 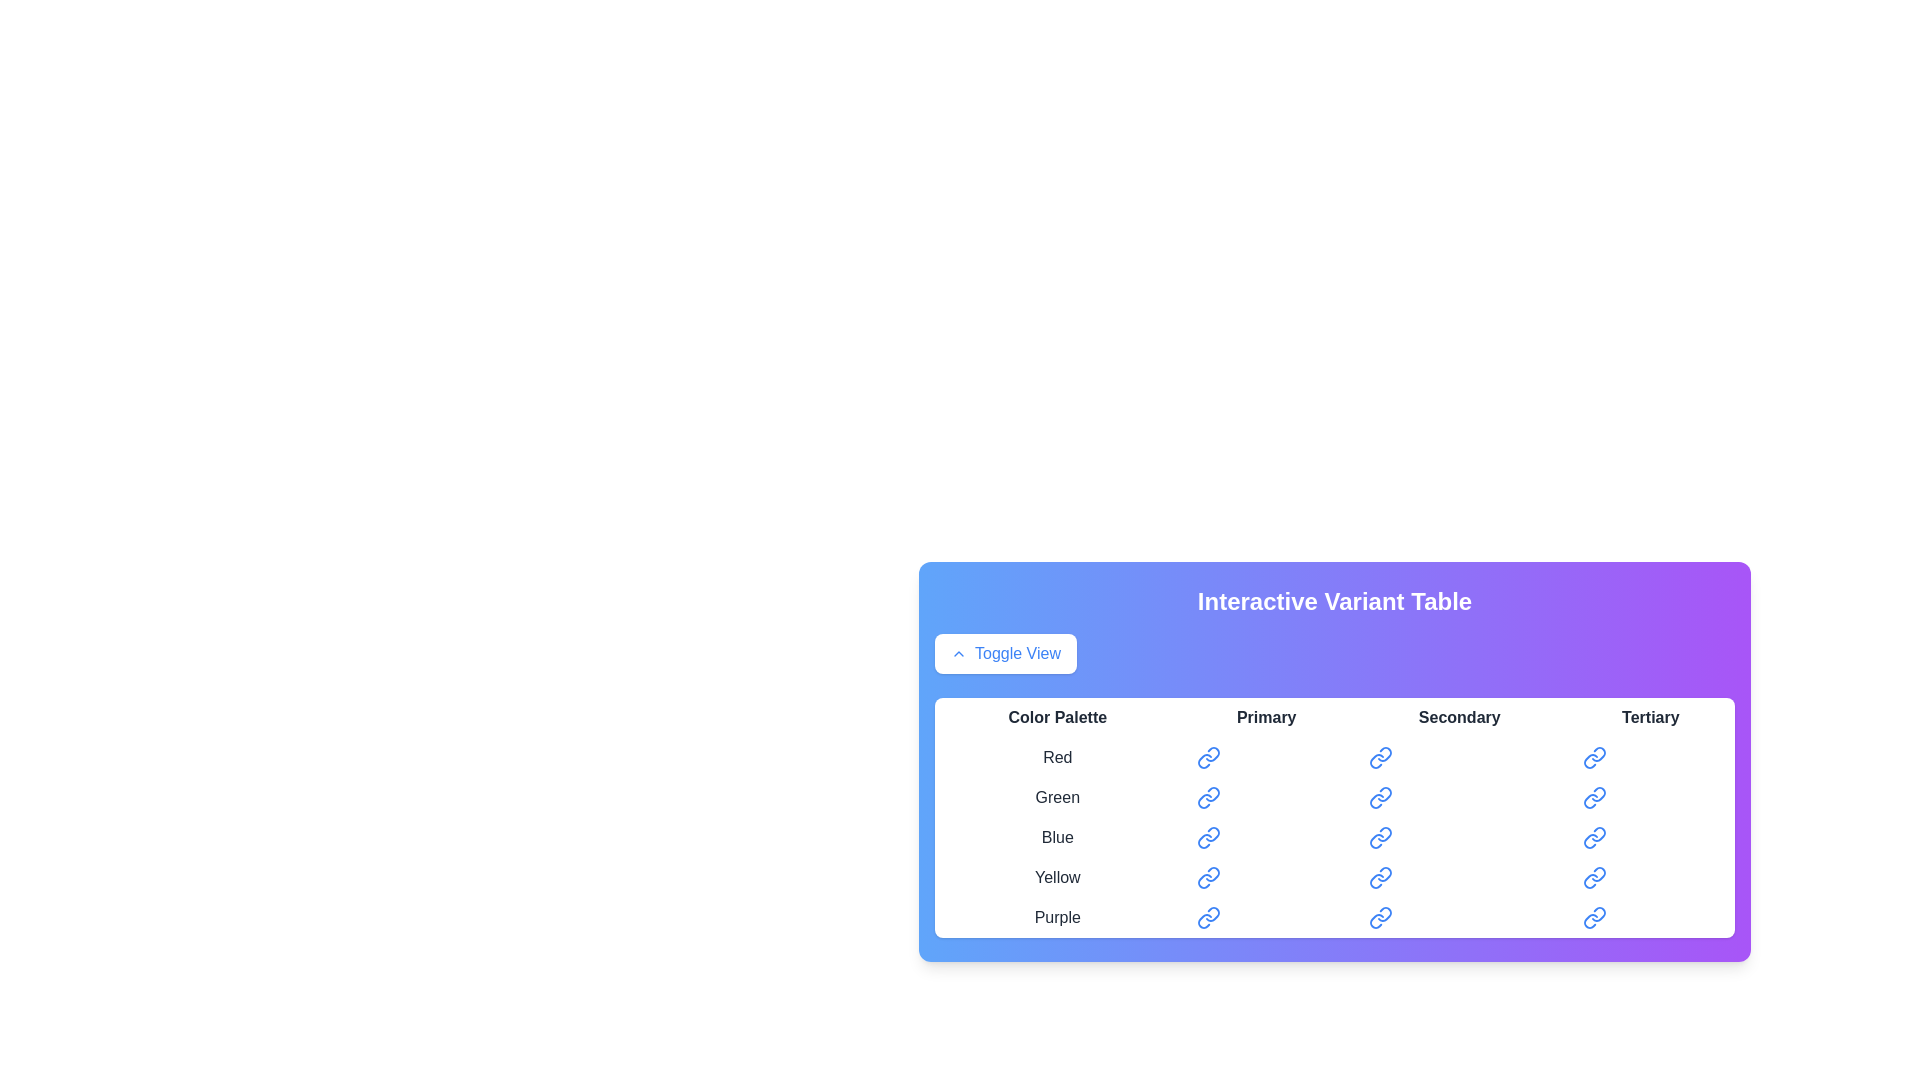 I want to click on the hyperlink labeled 'Primary - Blue' located in the third row and second column of the table, so click(x=1265, y=837).